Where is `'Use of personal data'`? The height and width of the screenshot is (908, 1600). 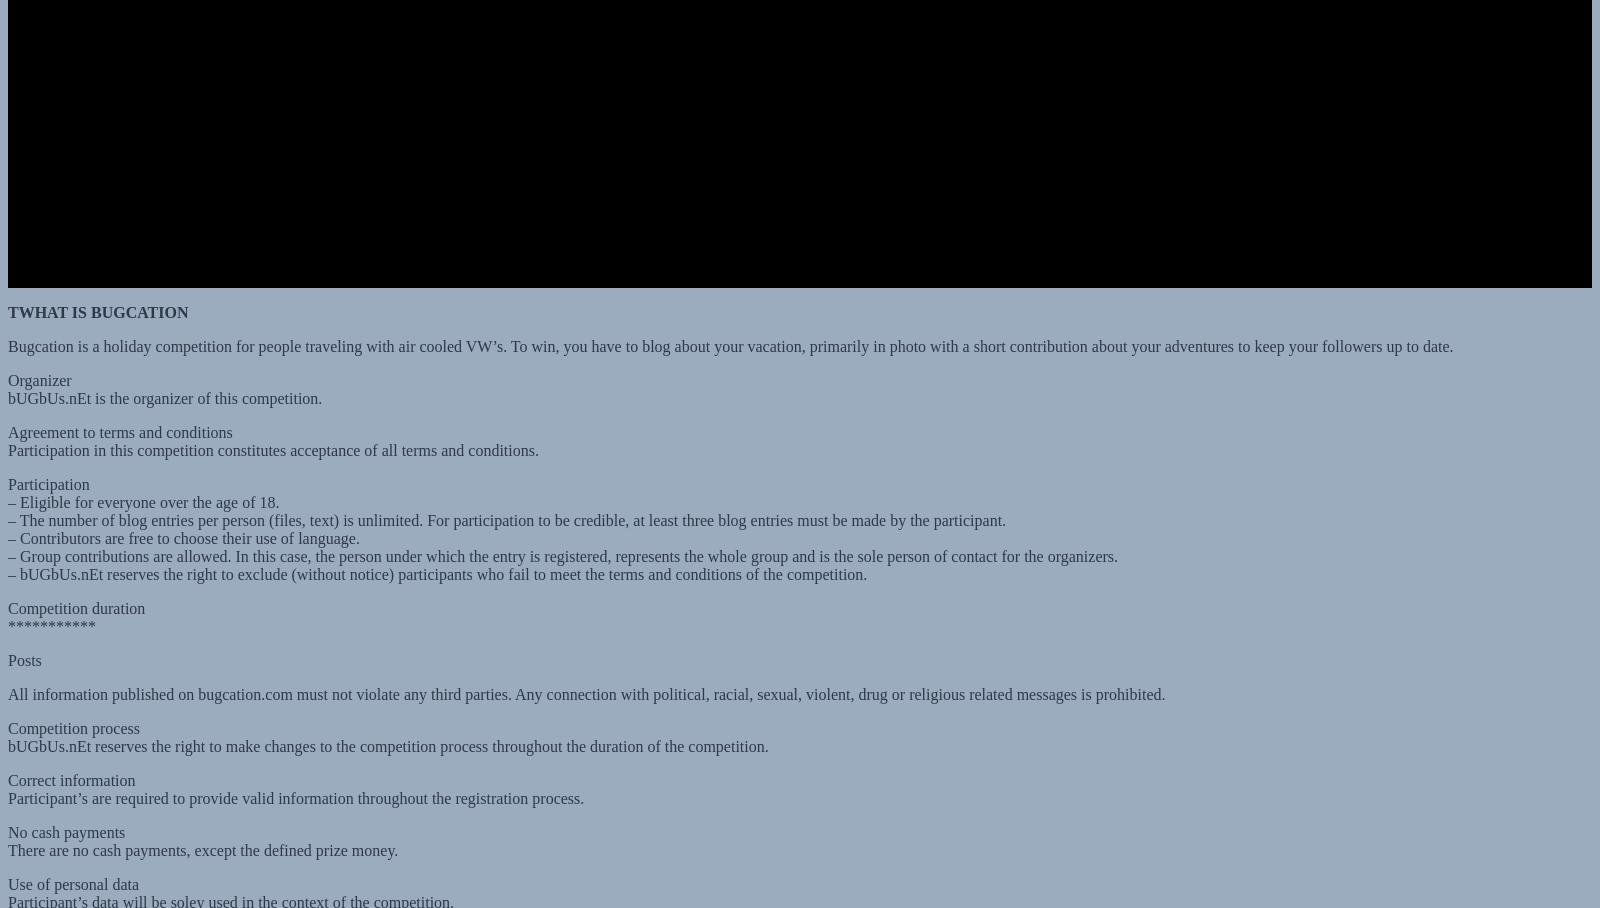 'Use of personal data' is located at coordinates (72, 864).